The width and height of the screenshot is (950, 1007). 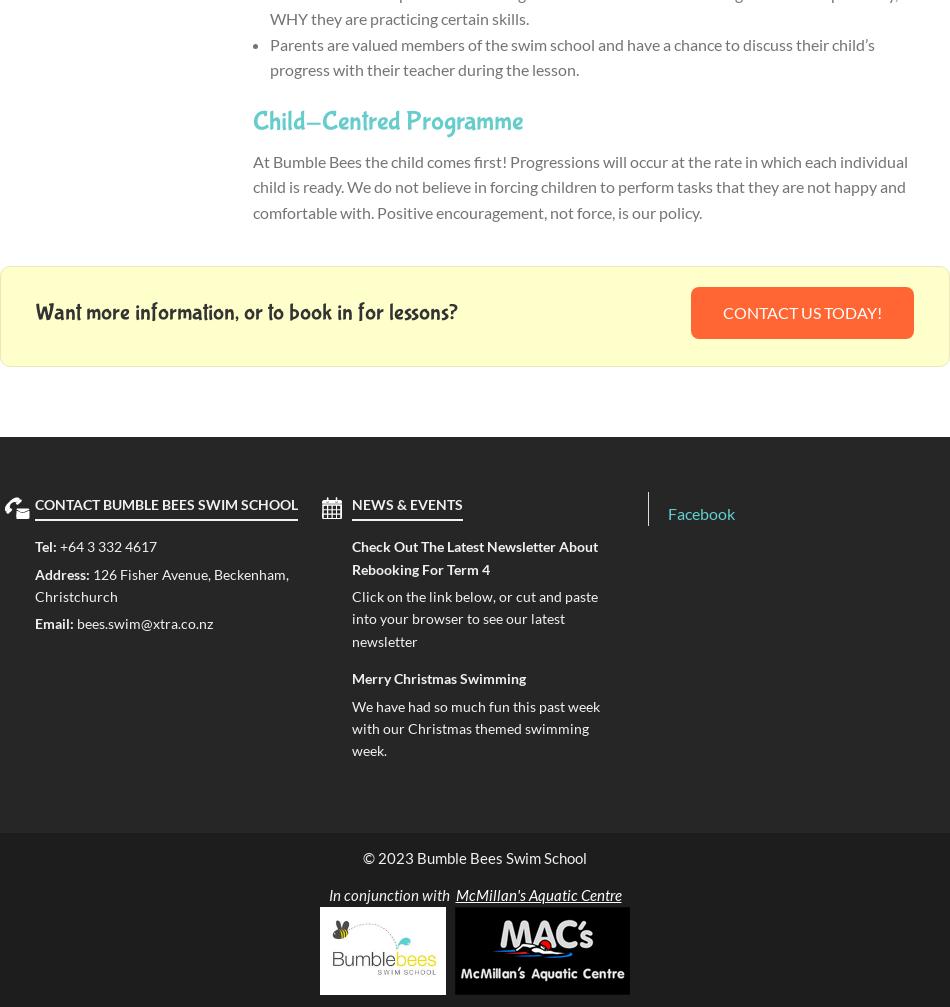 What do you see at coordinates (579, 186) in the screenshot?
I see `'At Bumble Bees the child comes first! Progressions will occur at the rate in which each individual child is ready. We do not believe in forcing children to perform tasks that they are not happy and comfortable with. Positive encouragement, not force, is our policy.'` at bounding box center [579, 186].